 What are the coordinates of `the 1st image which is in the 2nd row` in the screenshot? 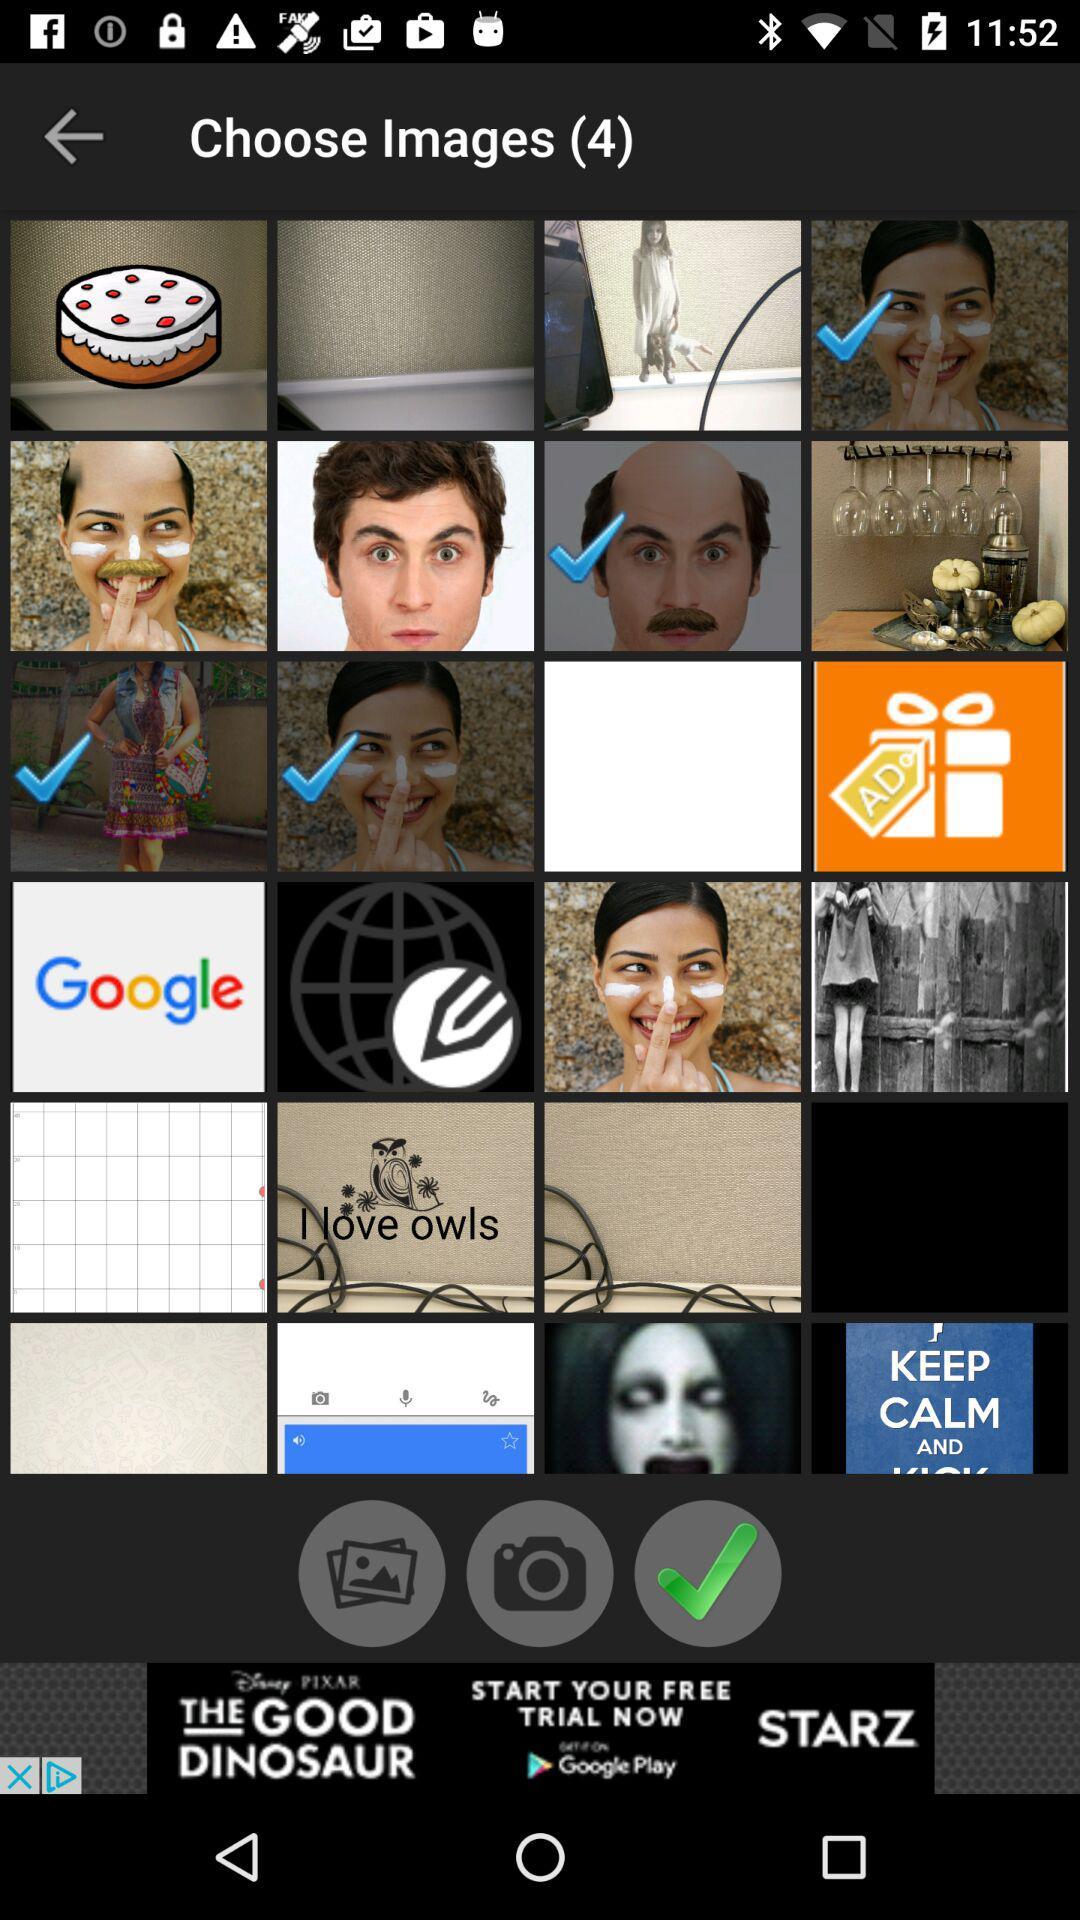 It's located at (137, 546).